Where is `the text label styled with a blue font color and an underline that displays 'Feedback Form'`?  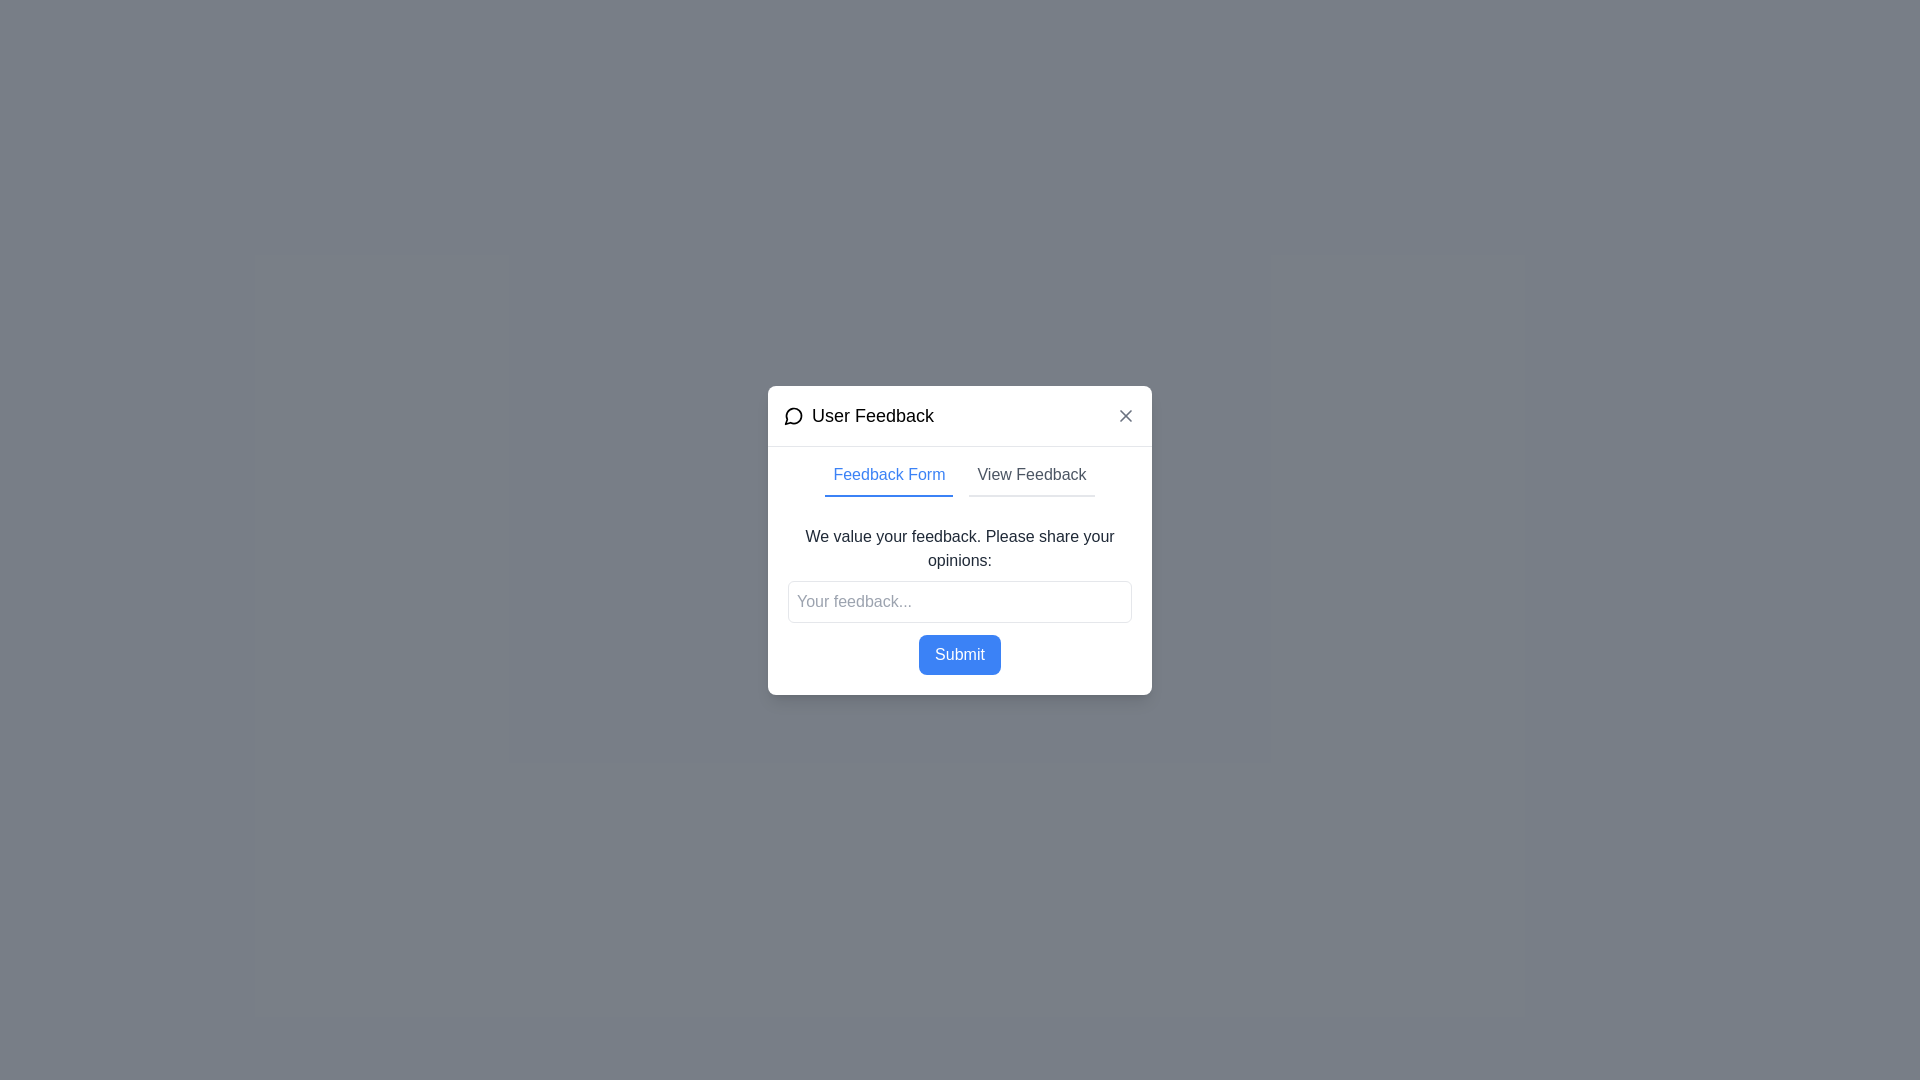
the text label styled with a blue font color and an underline that displays 'Feedback Form' is located at coordinates (888, 475).